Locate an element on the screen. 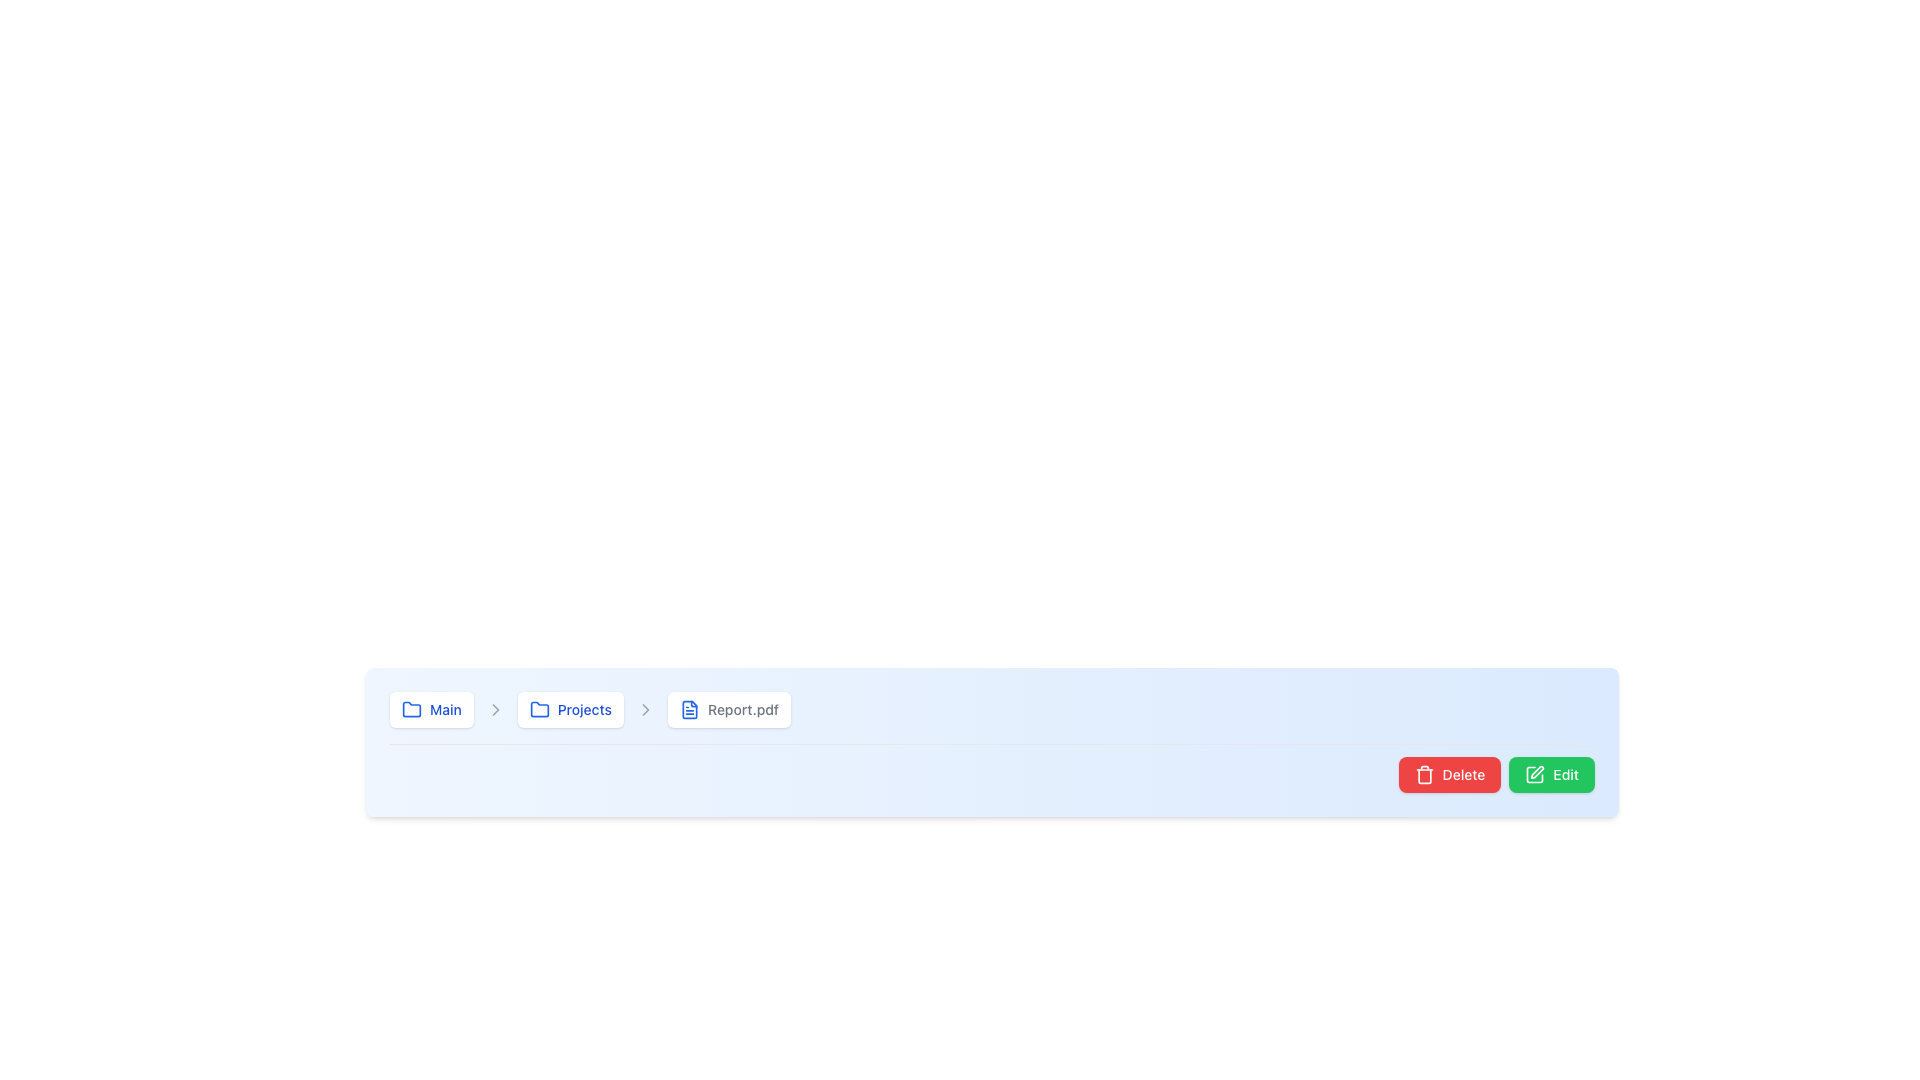  the green rectangular button labeled 'Edit' is located at coordinates (1551, 774).